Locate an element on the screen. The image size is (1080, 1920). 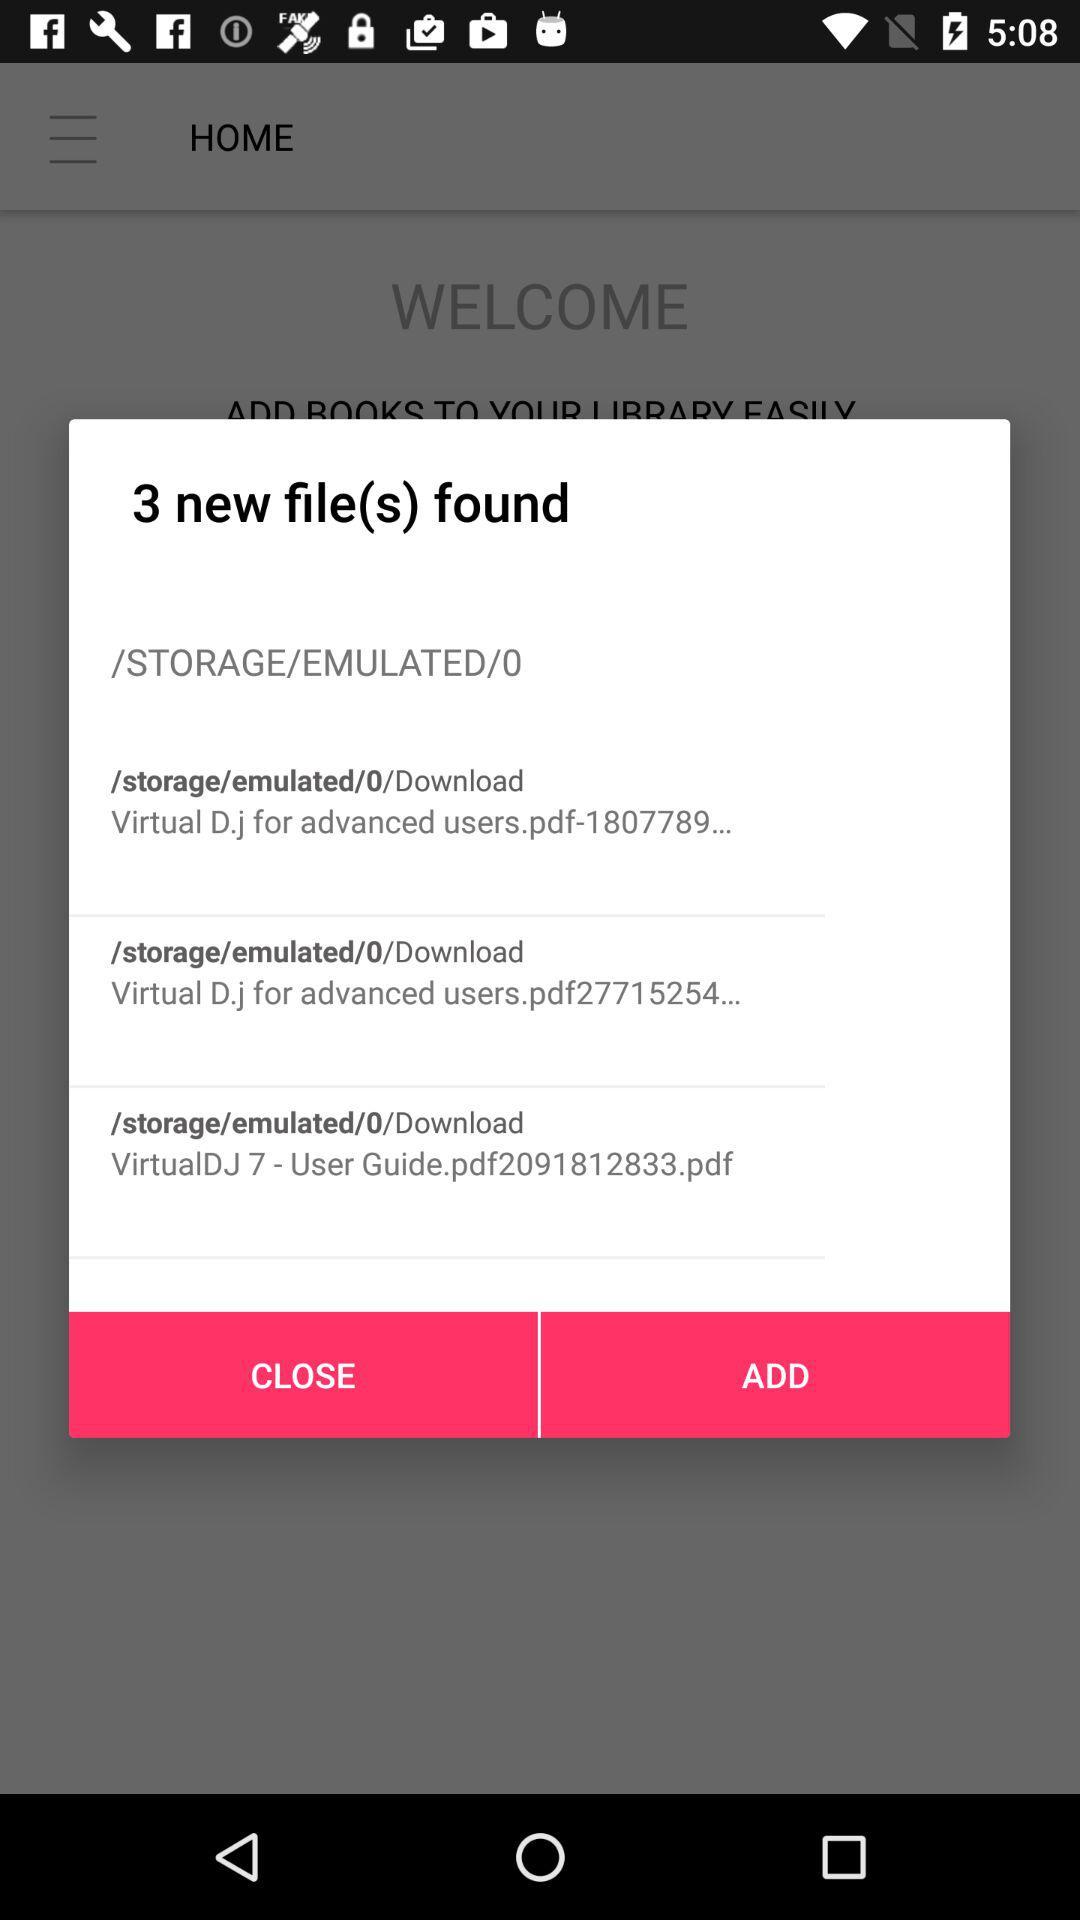
add icon is located at coordinates (774, 1373).